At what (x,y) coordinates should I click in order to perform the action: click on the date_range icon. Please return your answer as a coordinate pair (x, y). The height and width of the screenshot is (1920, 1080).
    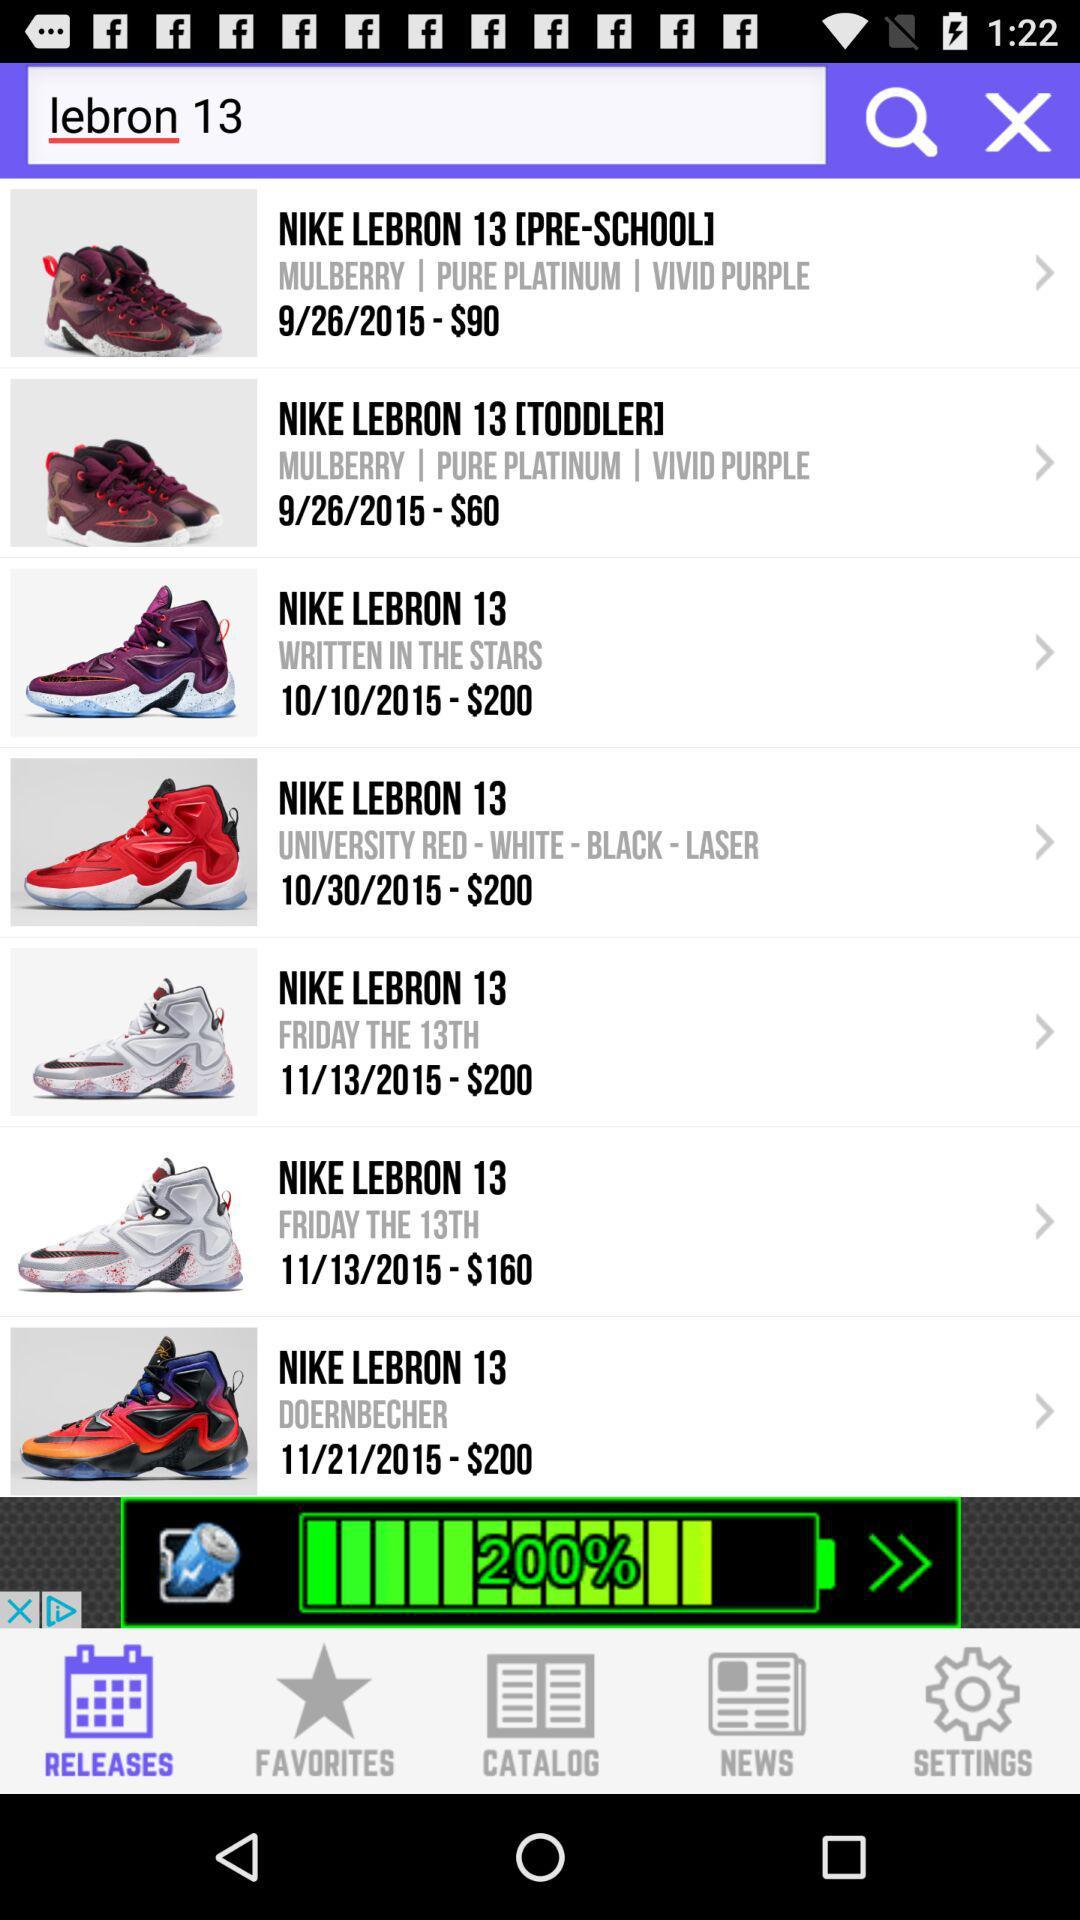
    Looking at the image, I should click on (108, 1831).